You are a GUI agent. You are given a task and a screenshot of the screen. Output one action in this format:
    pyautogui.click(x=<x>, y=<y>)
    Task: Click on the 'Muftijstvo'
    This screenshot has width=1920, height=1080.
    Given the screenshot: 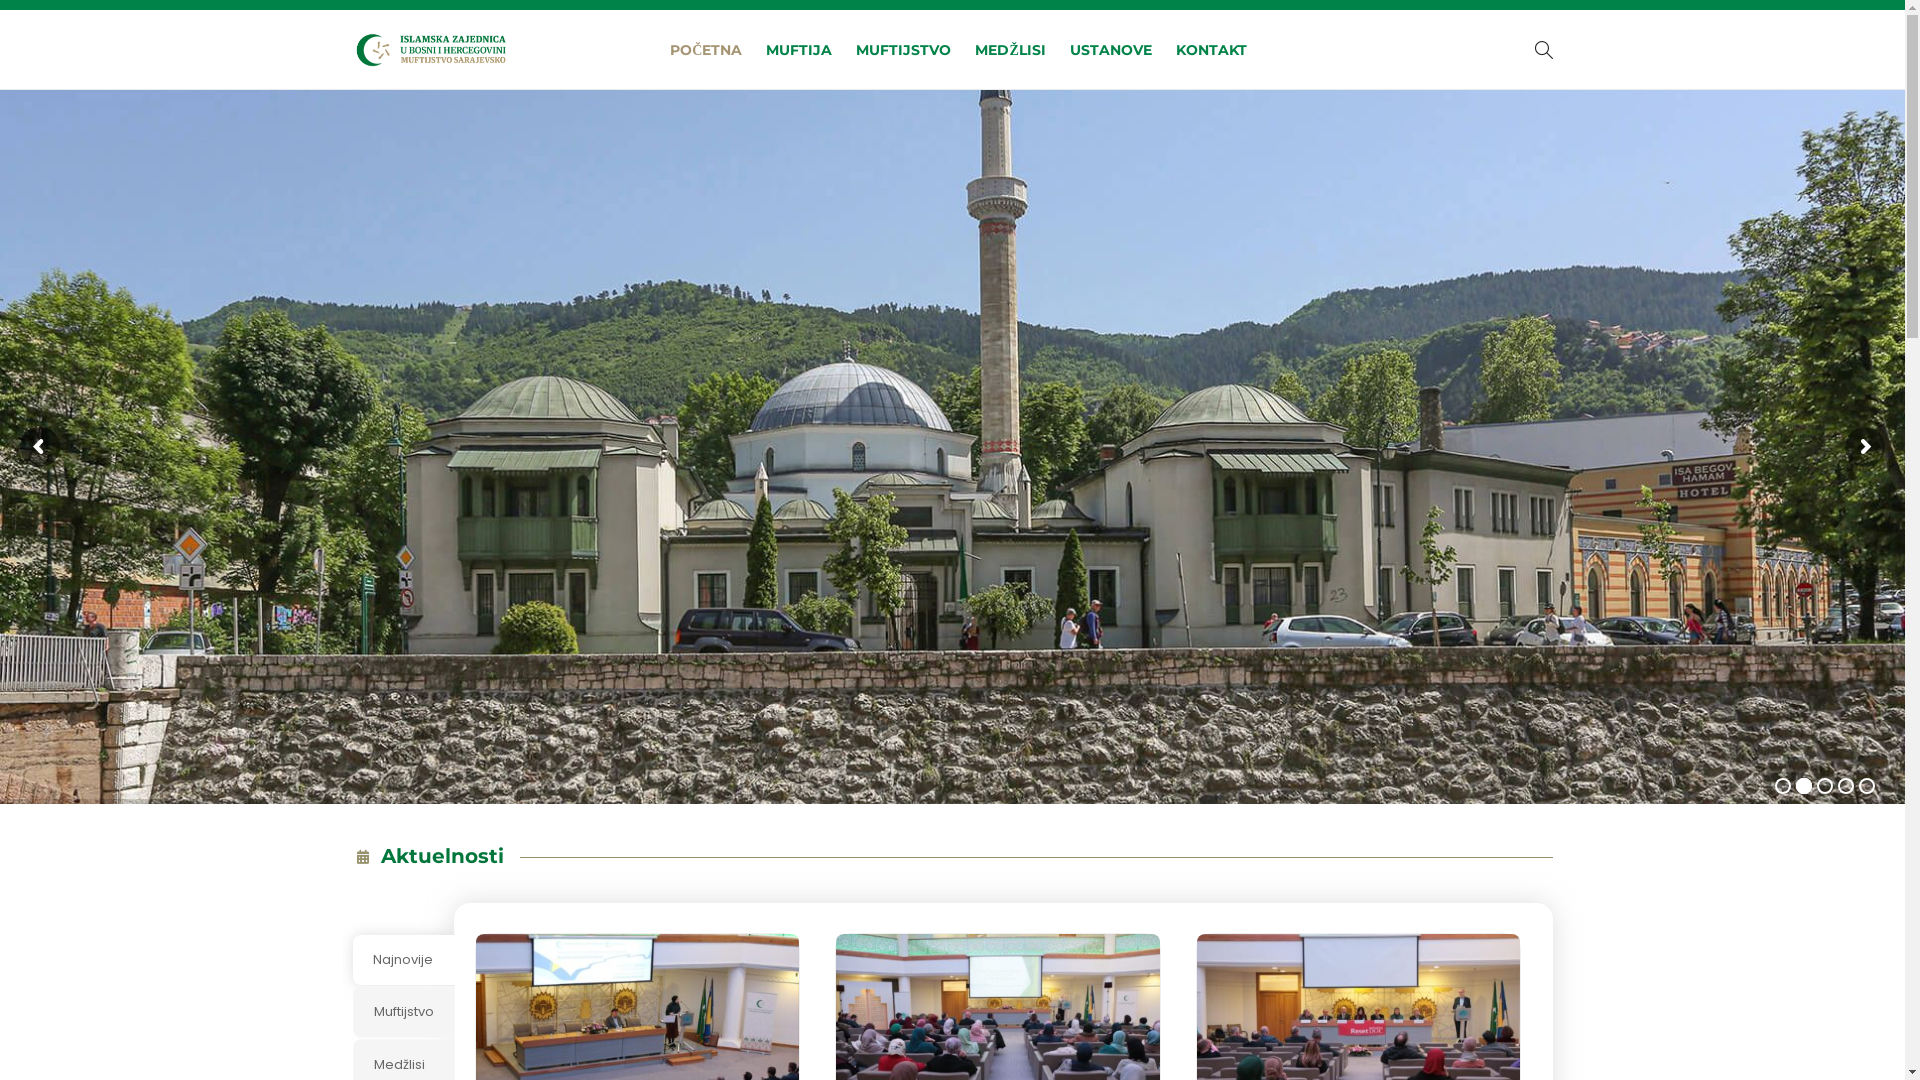 What is the action you would take?
    pyautogui.click(x=402, y=1011)
    